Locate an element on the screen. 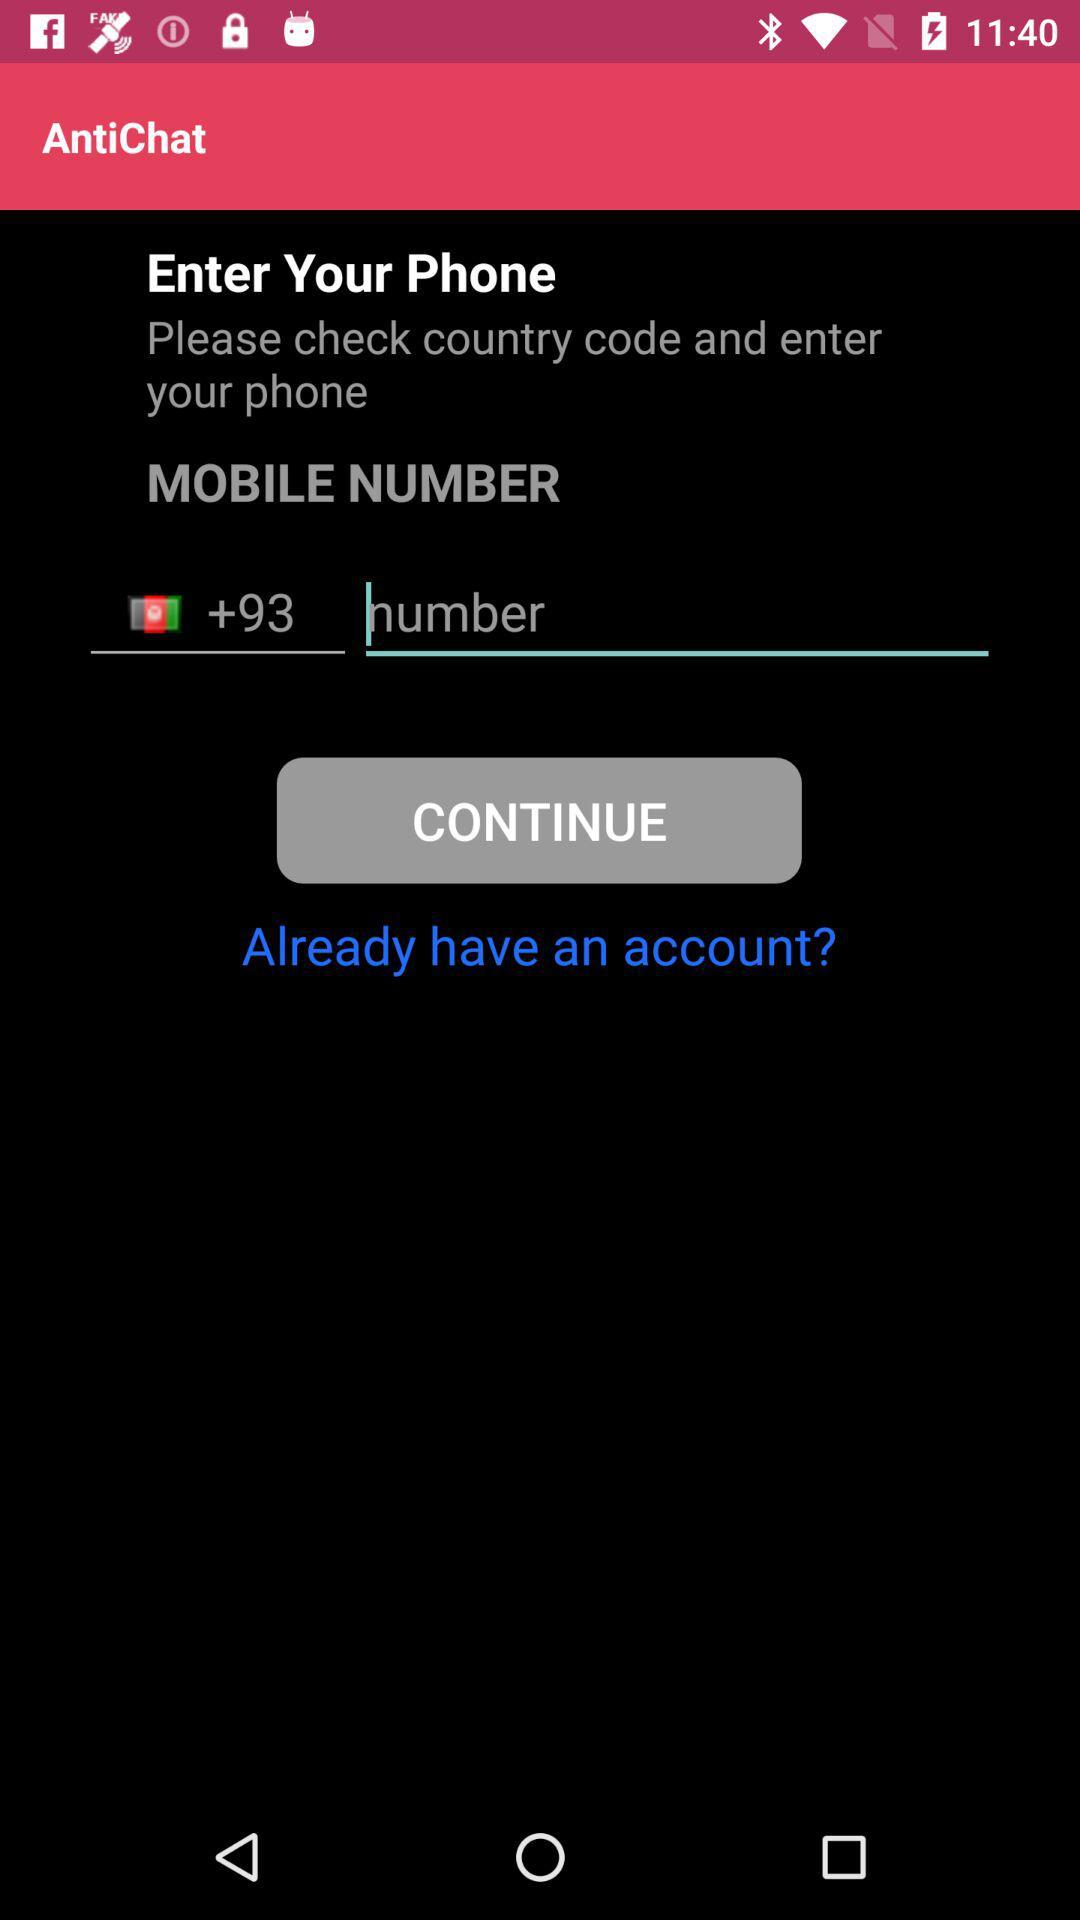 This screenshot has width=1080, height=1920. item above the already have an item is located at coordinates (538, 820).